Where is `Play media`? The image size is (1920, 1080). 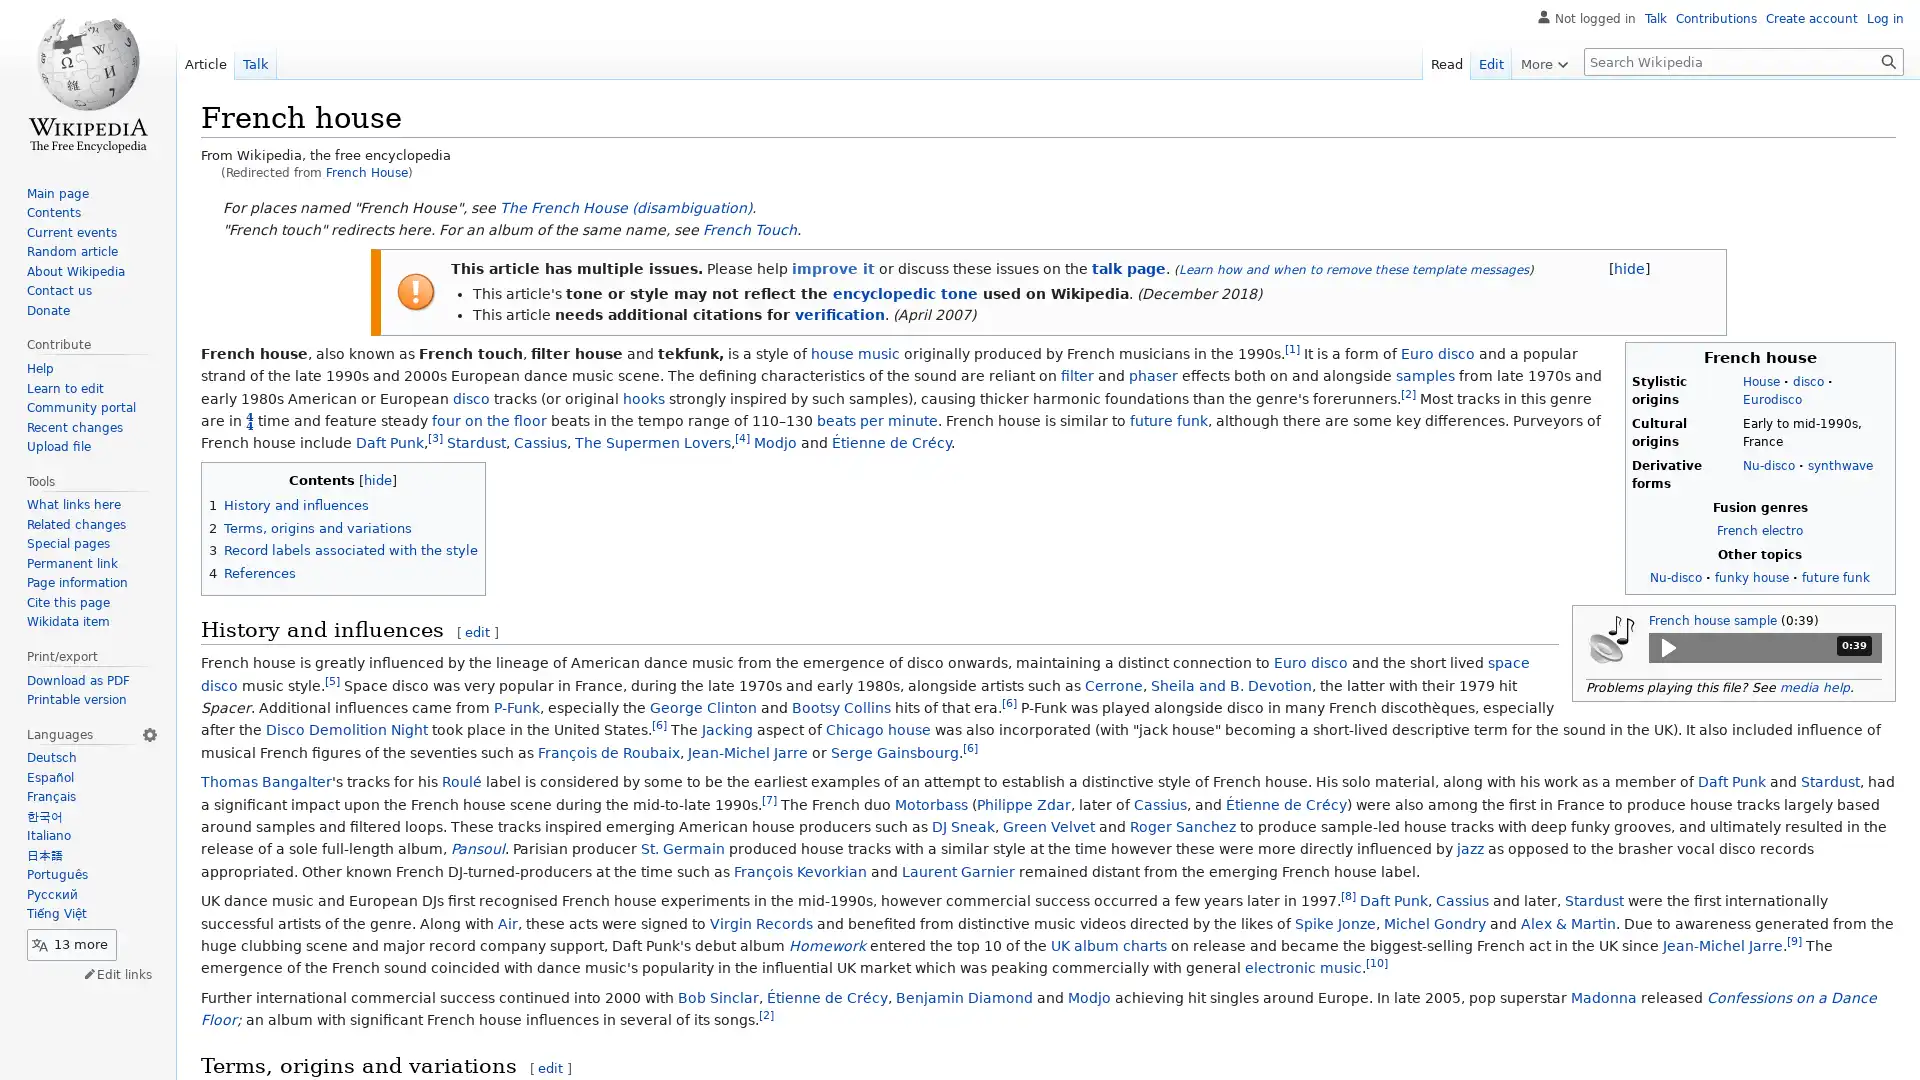
Play media is located at coordinates (1764, 647).